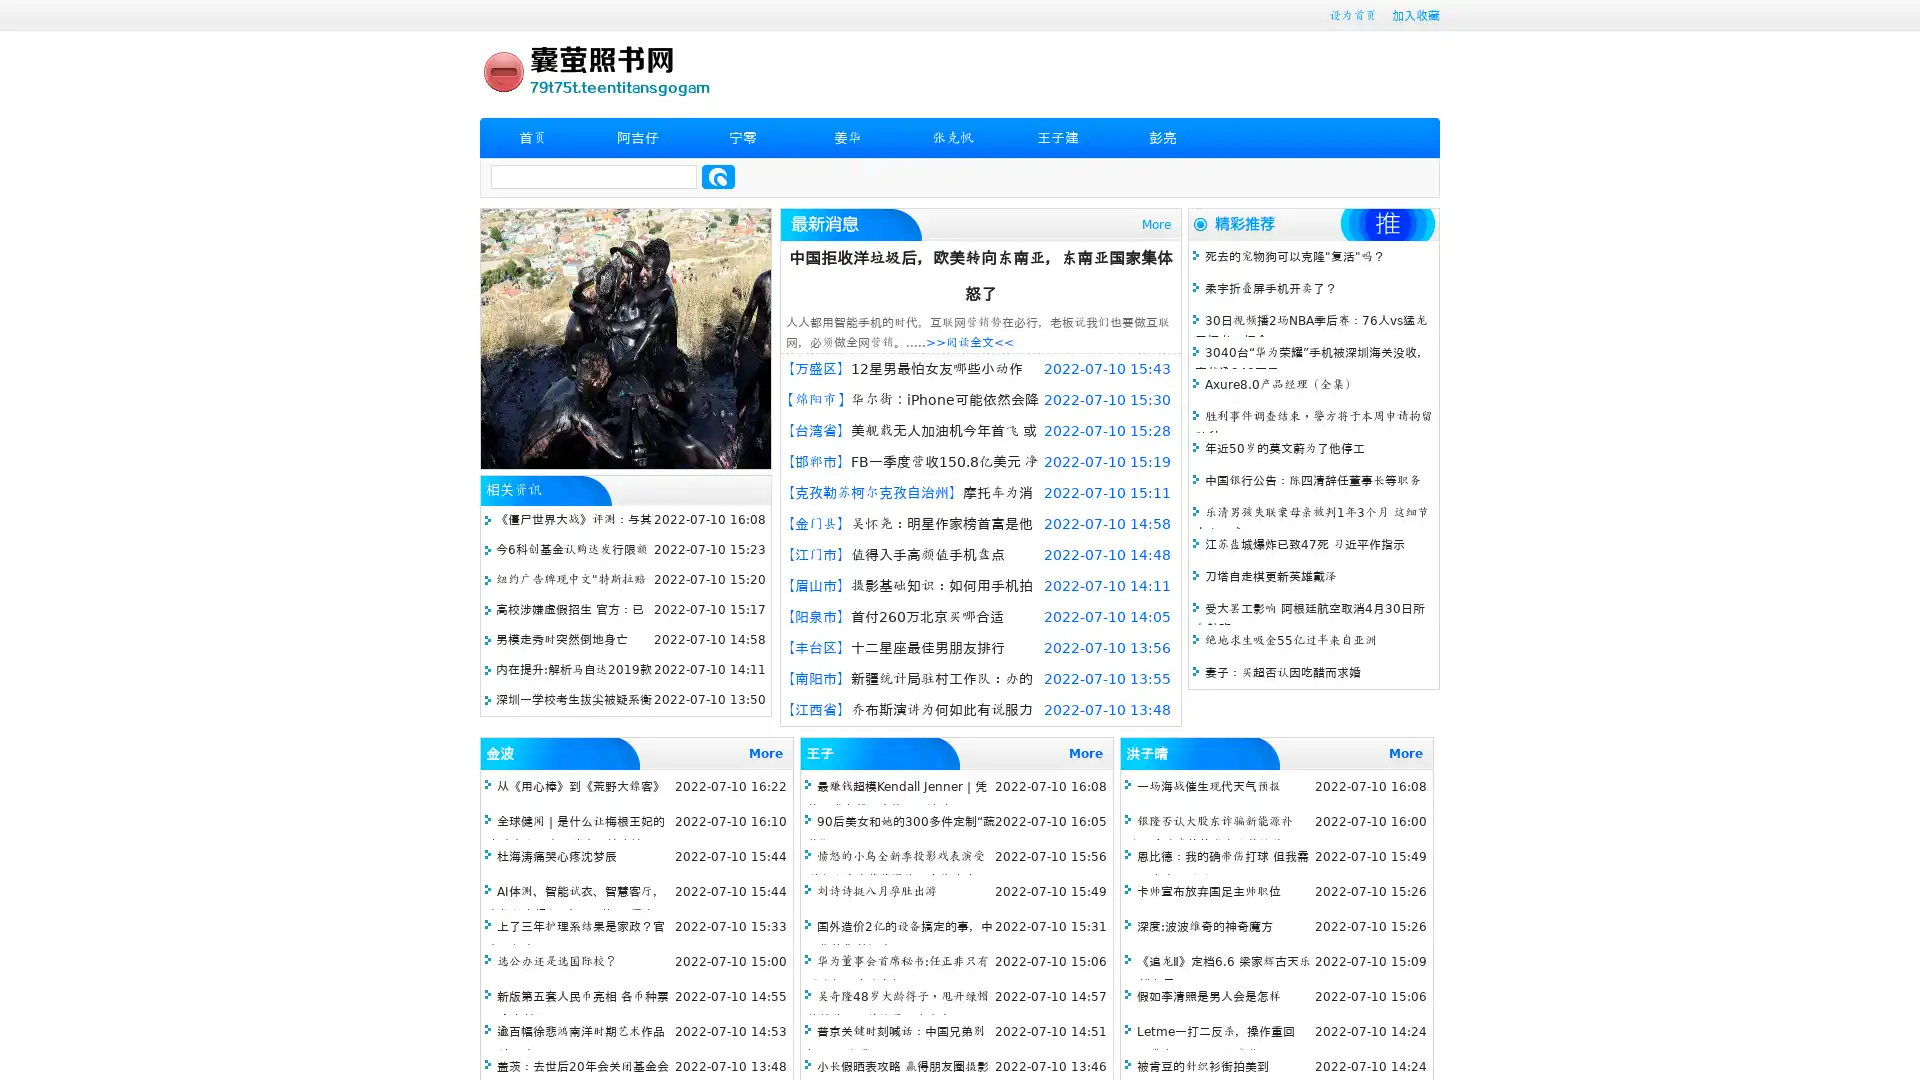  Describe the element at coordinates (718, 176) in the screenshot. I see `Search` at that location.